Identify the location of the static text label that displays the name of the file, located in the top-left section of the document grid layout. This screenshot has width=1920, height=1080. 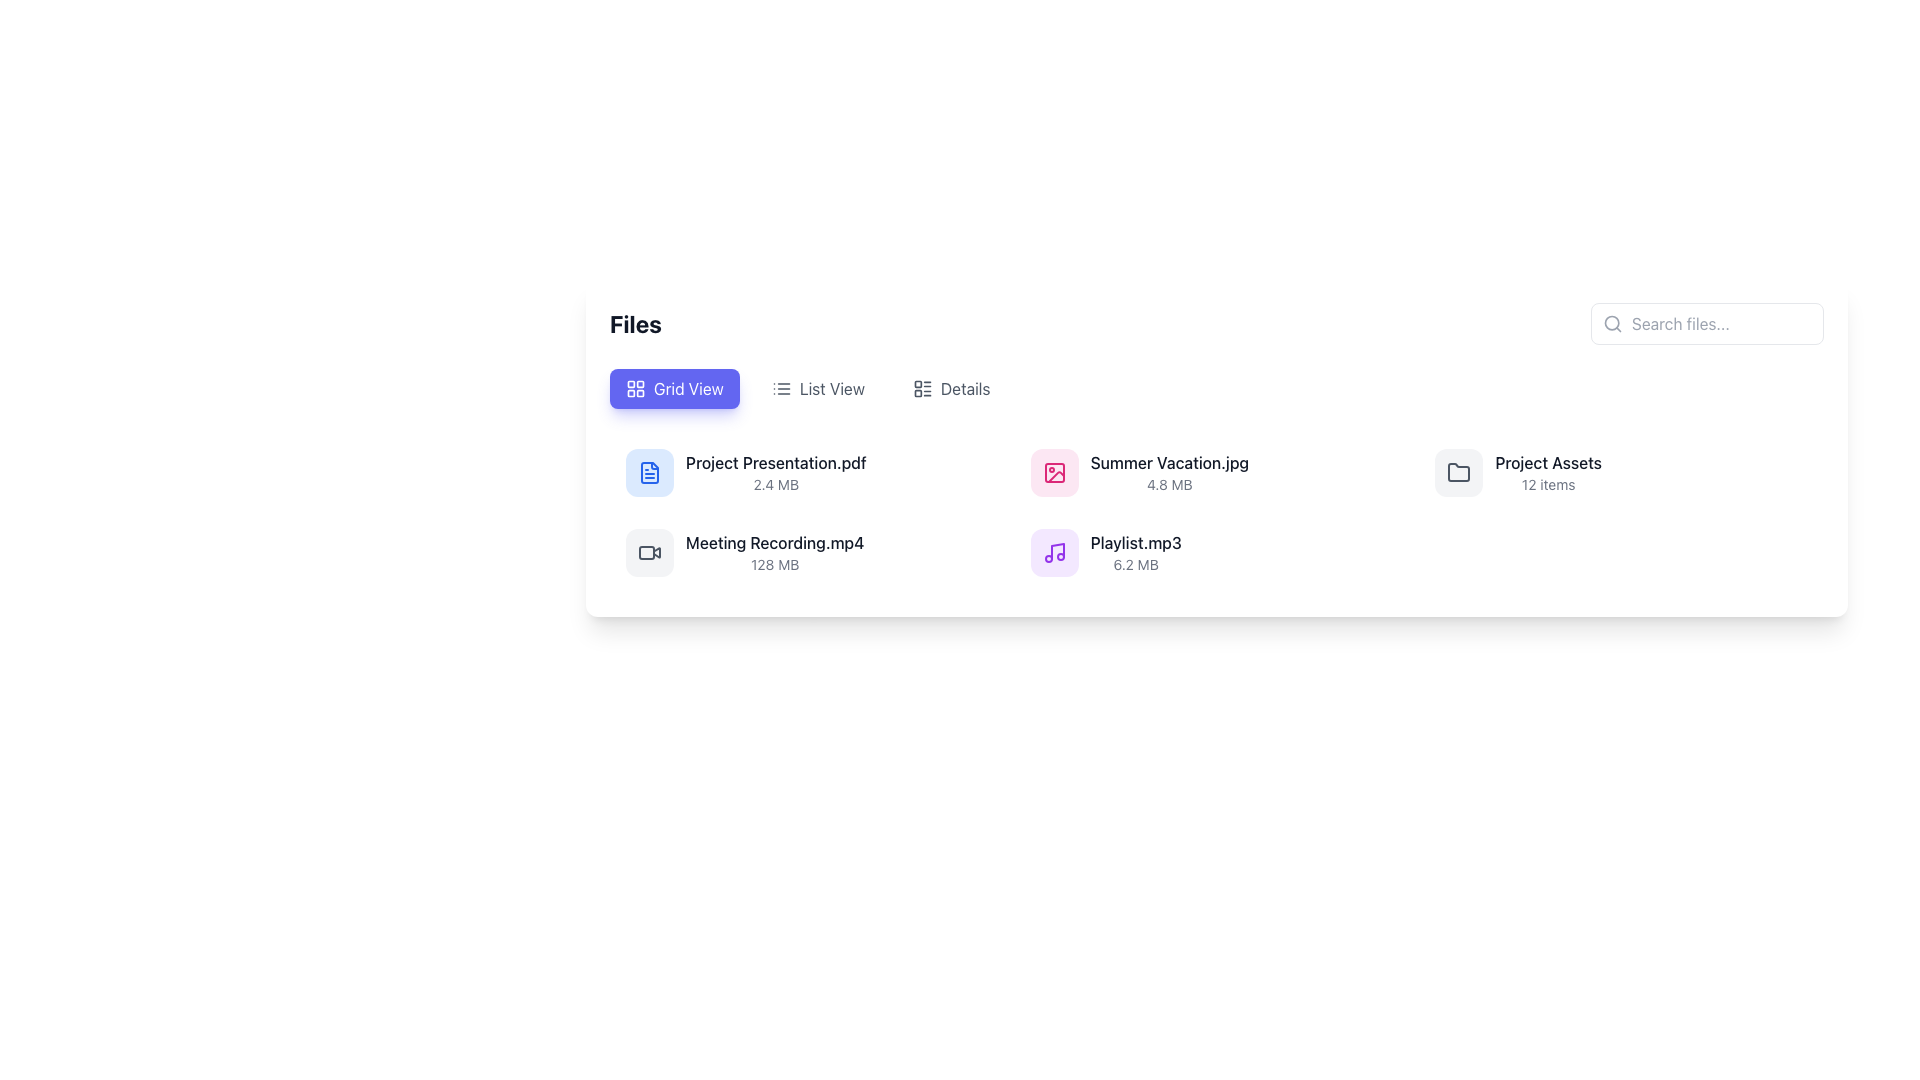
(775, 462).